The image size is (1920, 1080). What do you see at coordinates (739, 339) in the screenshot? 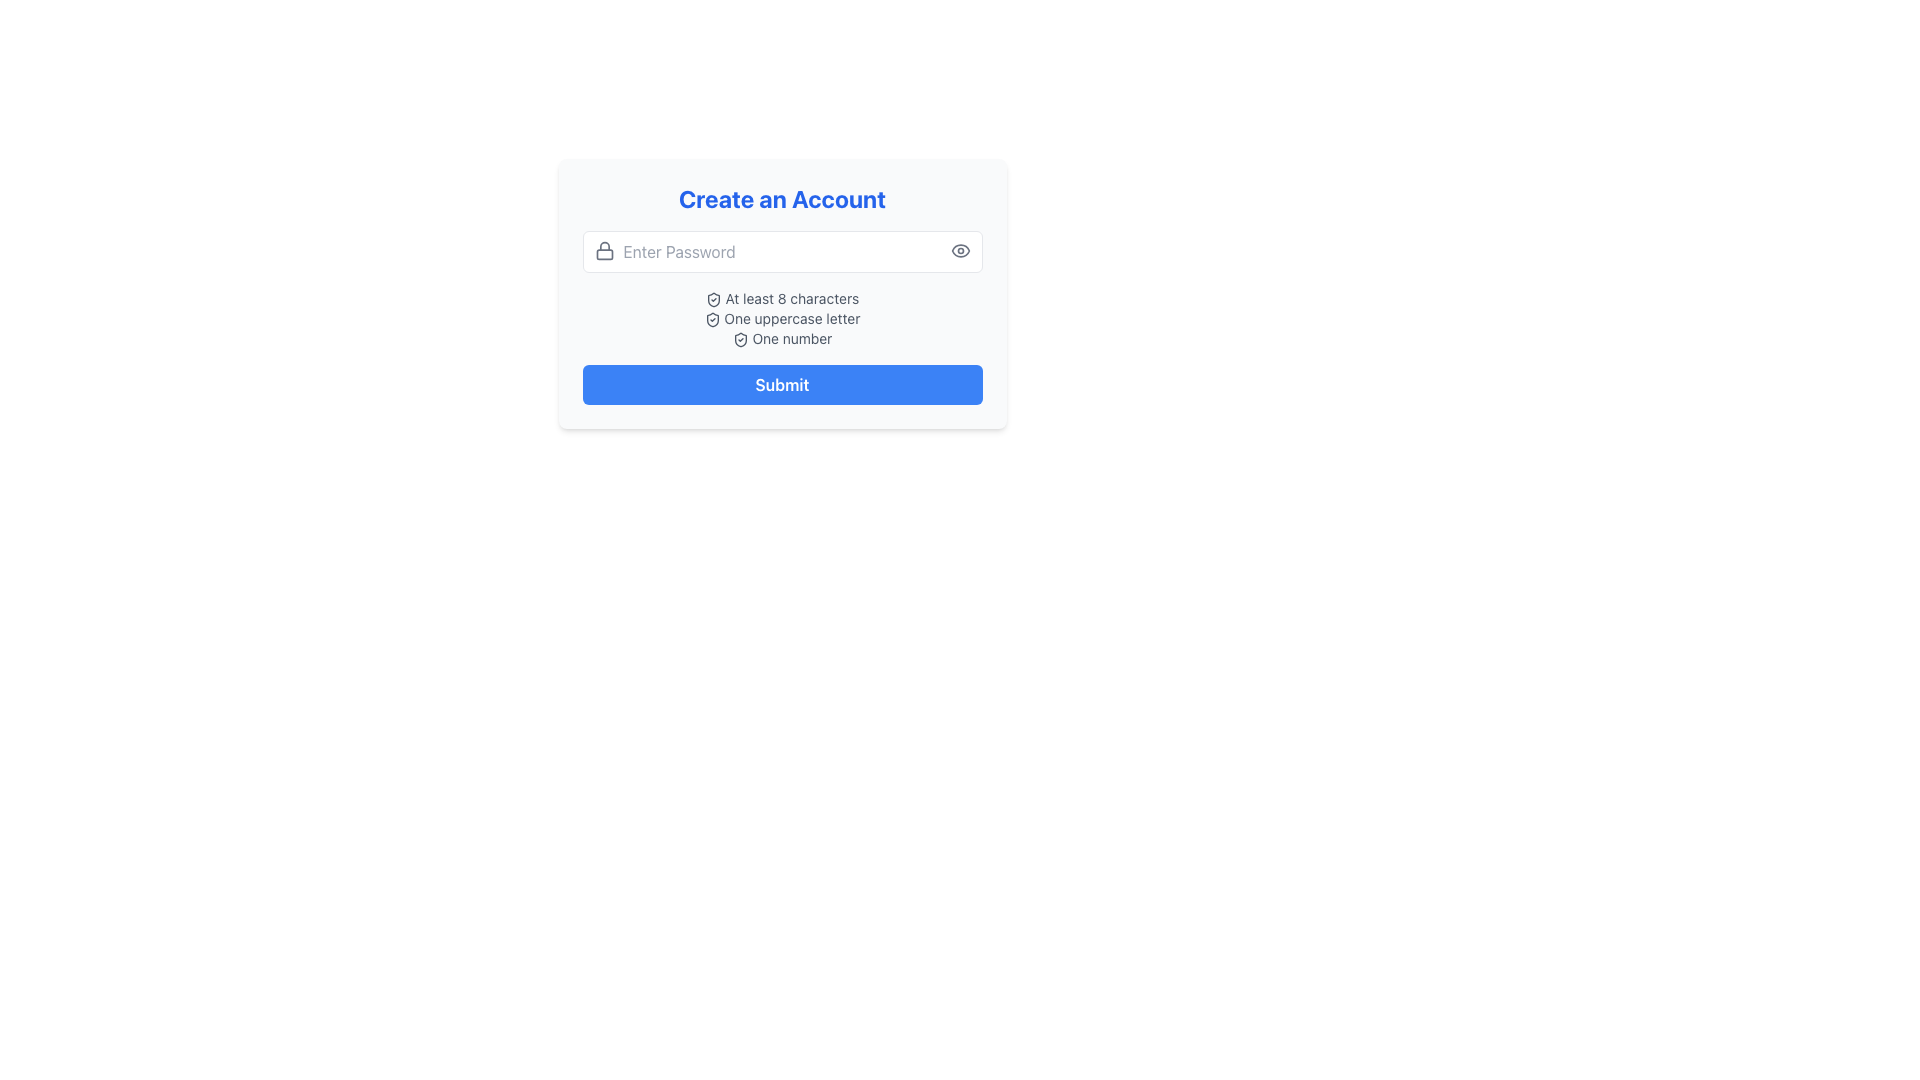
I see `the shield icon with a checkmark symbol, which indicates the password requirement for 'One number.'` at bounding box center [739, 339].